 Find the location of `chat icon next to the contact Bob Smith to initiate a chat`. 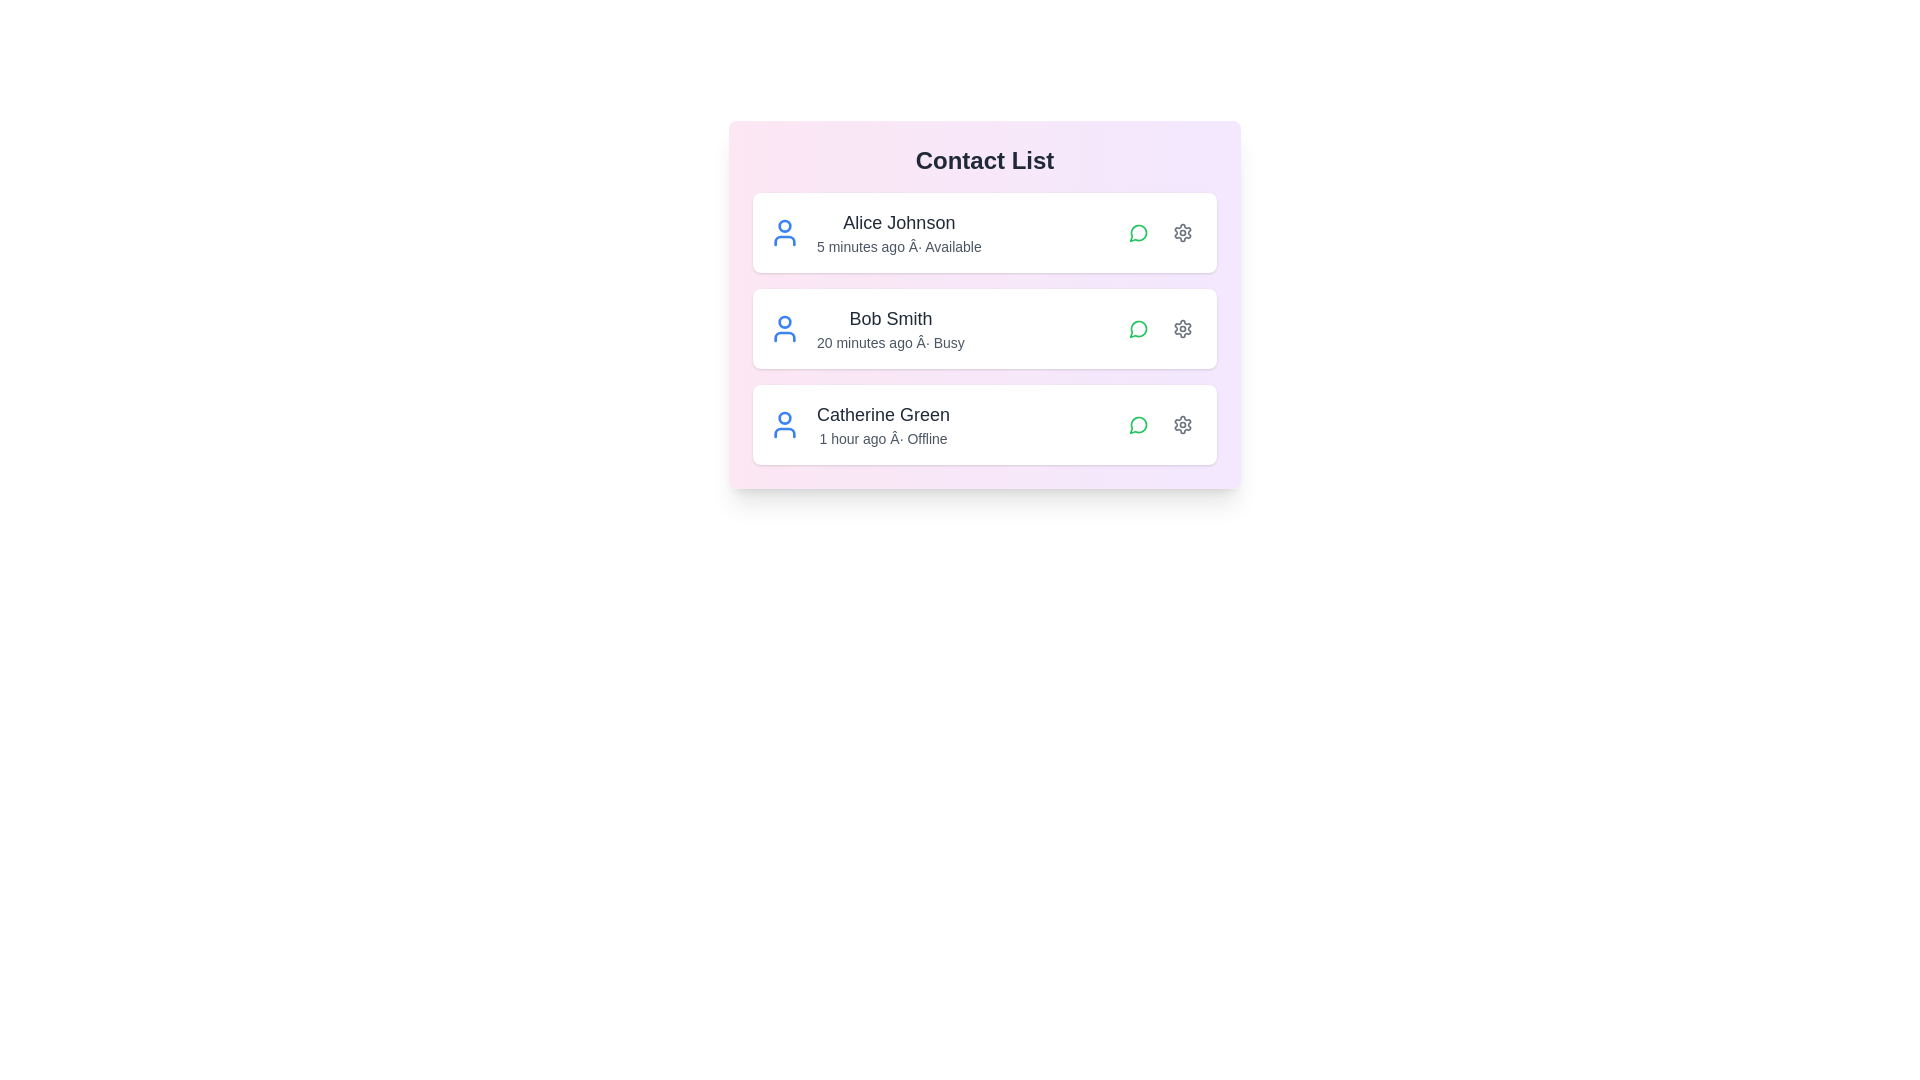

chat icon next to the contact Bob Smith to initiate a chat is located at coordinates (1138, 327).